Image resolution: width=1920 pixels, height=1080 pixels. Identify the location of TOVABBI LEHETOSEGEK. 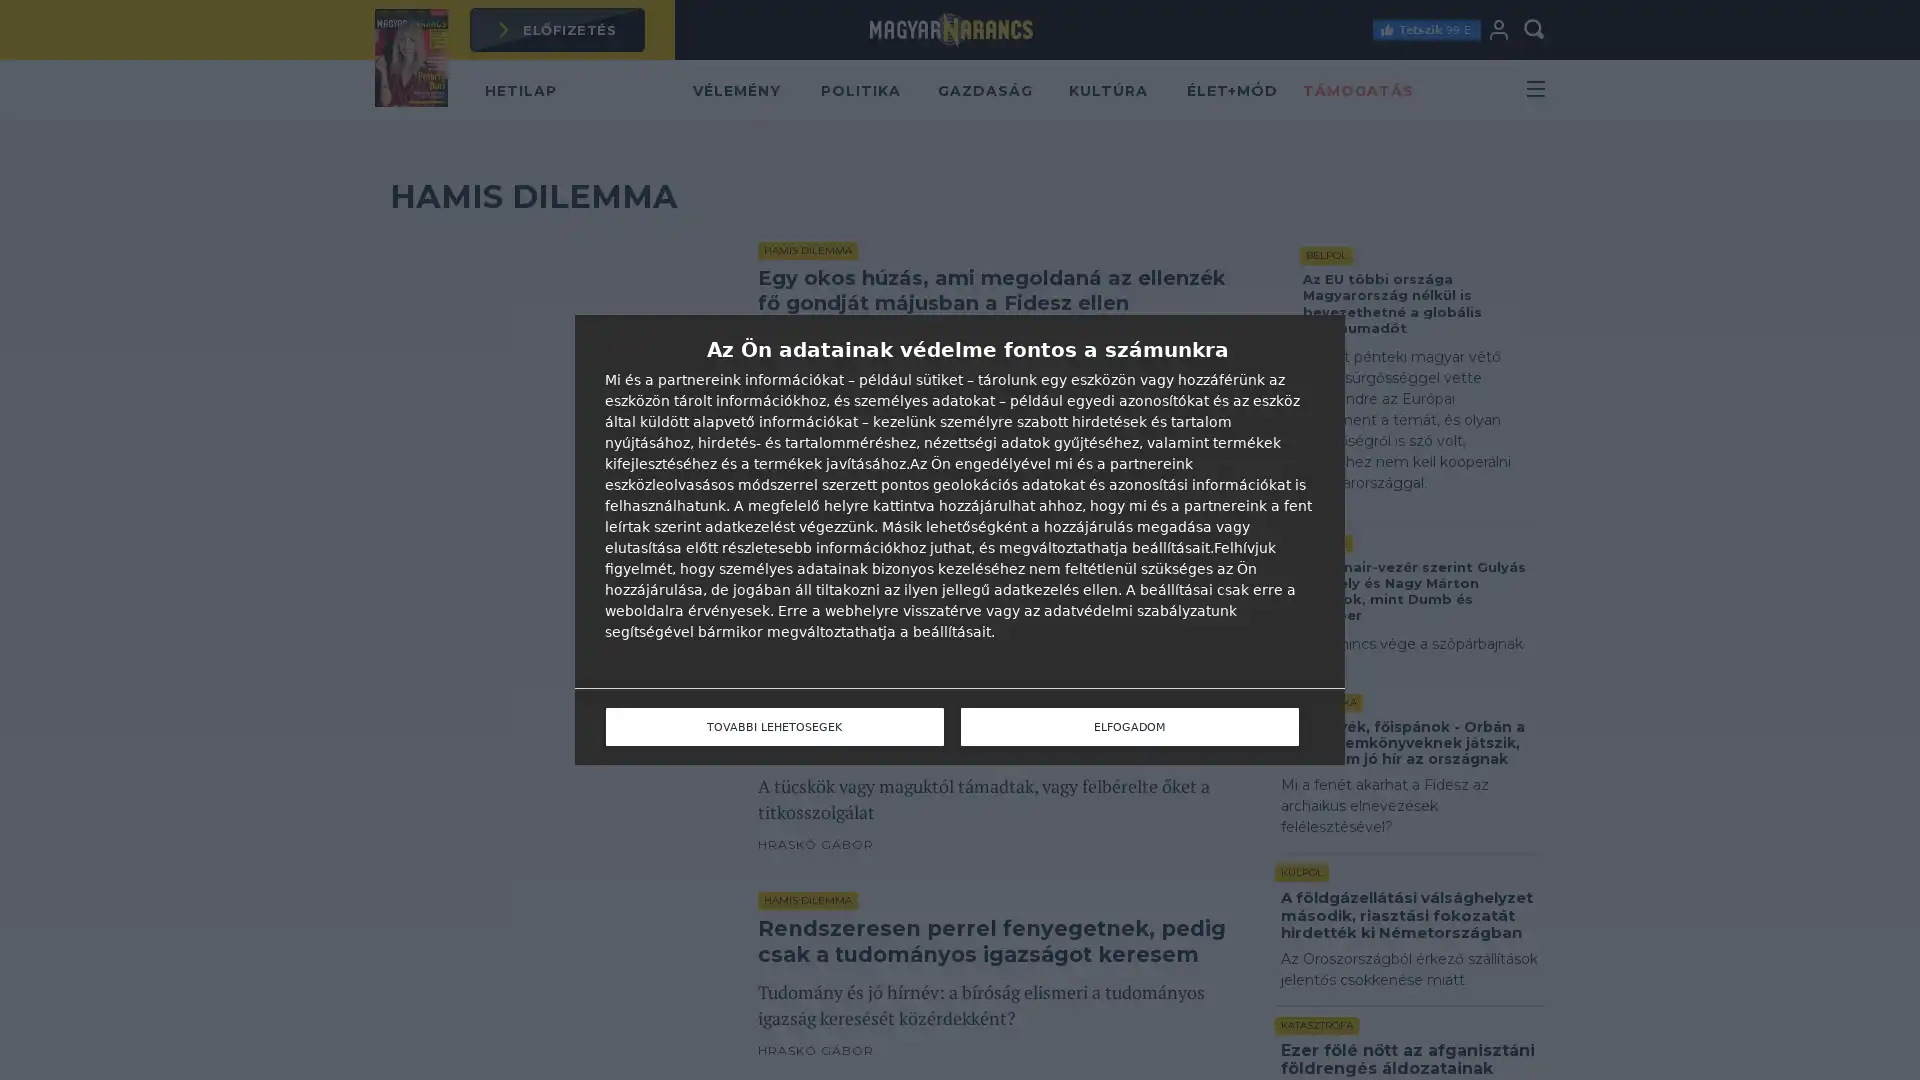
(773, 726).